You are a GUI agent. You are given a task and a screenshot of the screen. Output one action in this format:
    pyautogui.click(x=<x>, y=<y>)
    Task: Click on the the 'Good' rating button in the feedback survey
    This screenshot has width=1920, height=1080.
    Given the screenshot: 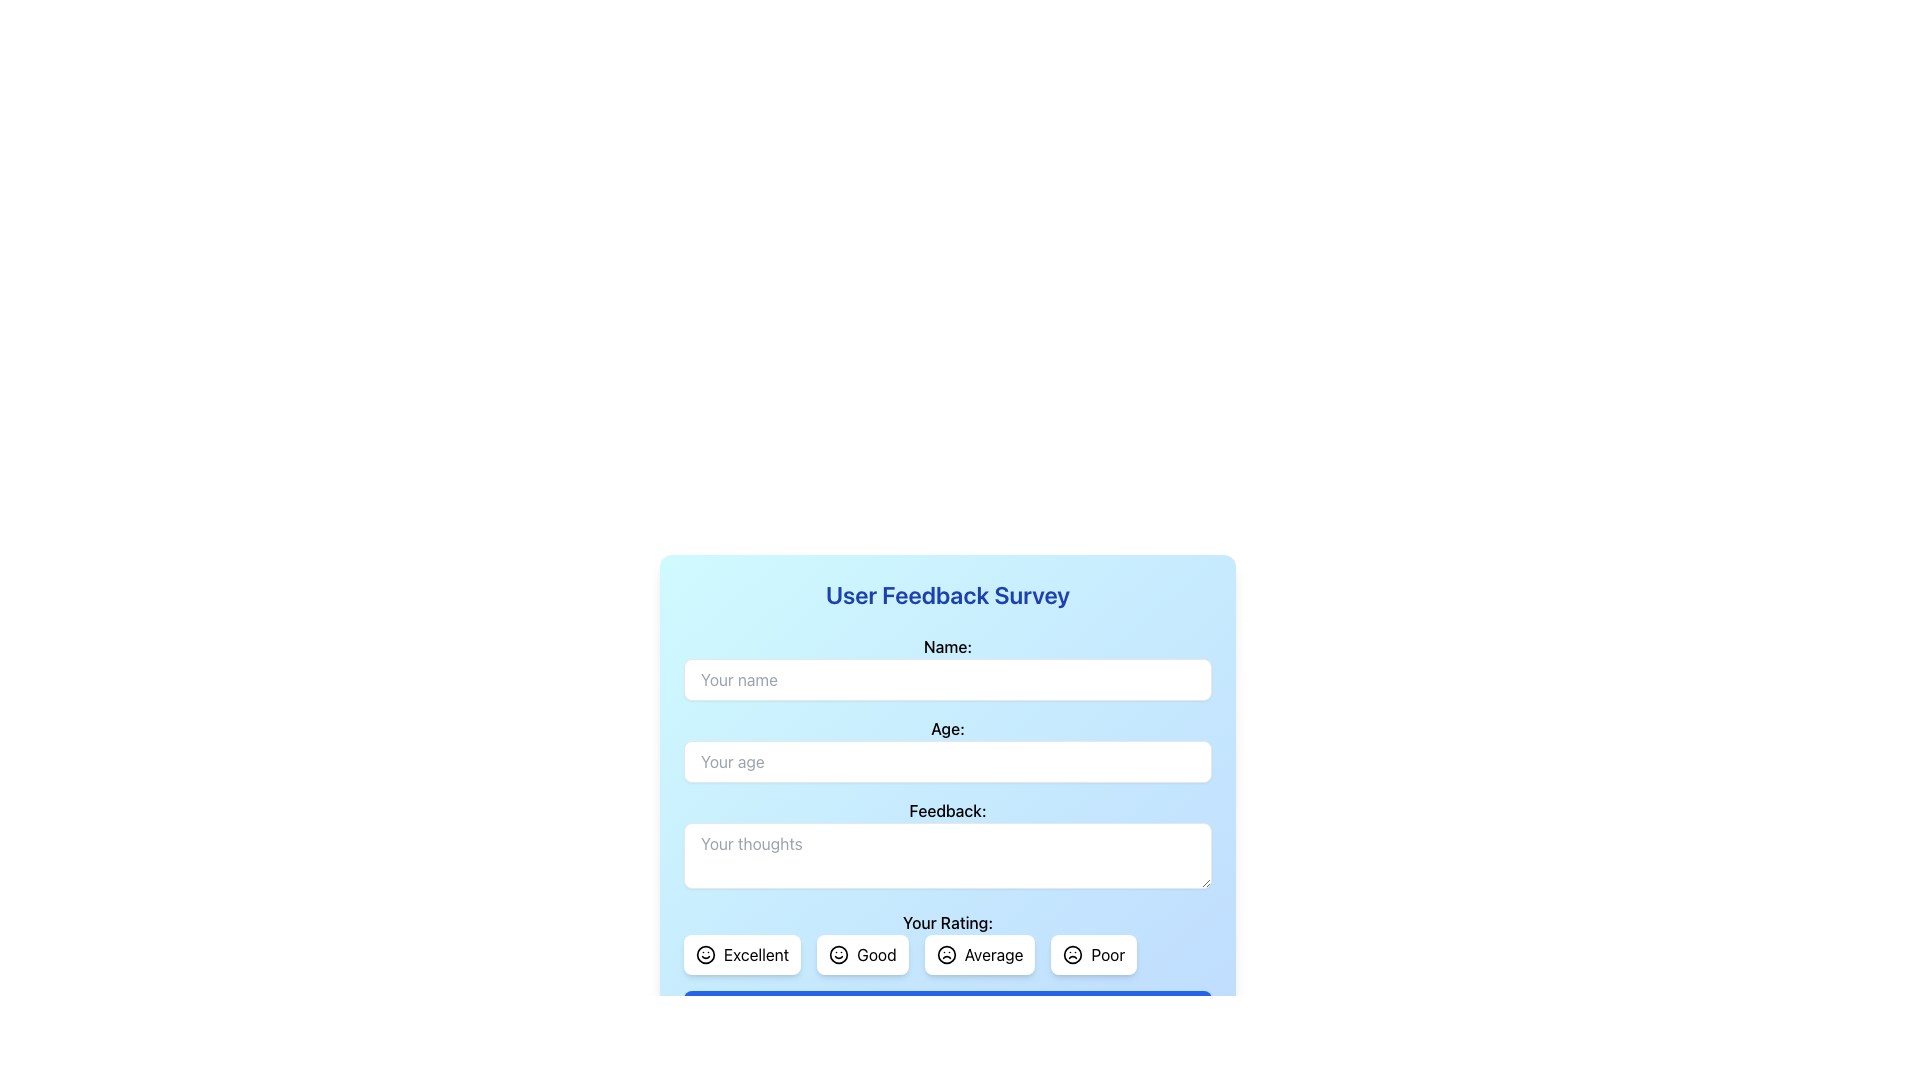 What is the action you would take?
    pyautogui.click(x=862, y=954)
    